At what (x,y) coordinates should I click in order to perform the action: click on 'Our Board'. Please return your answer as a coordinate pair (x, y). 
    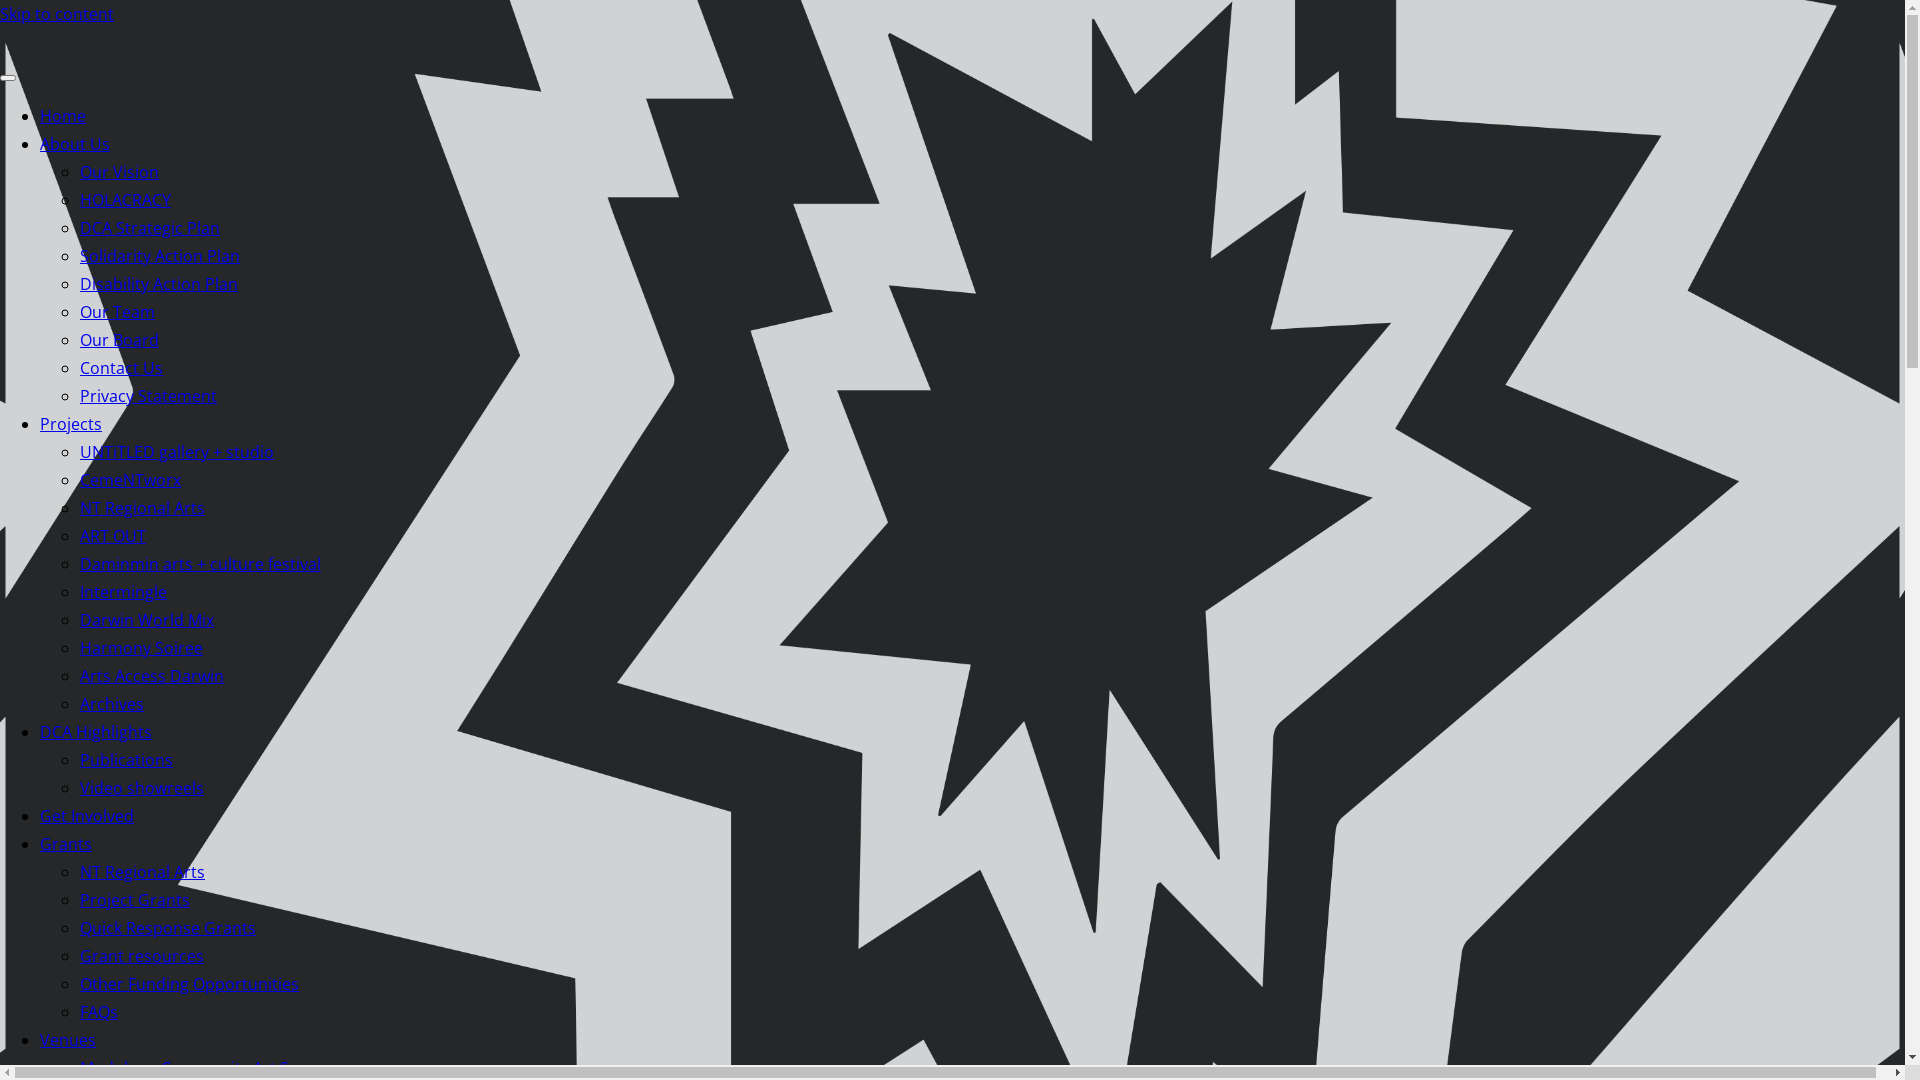
    Looking at the image, I should click on (118, 338).